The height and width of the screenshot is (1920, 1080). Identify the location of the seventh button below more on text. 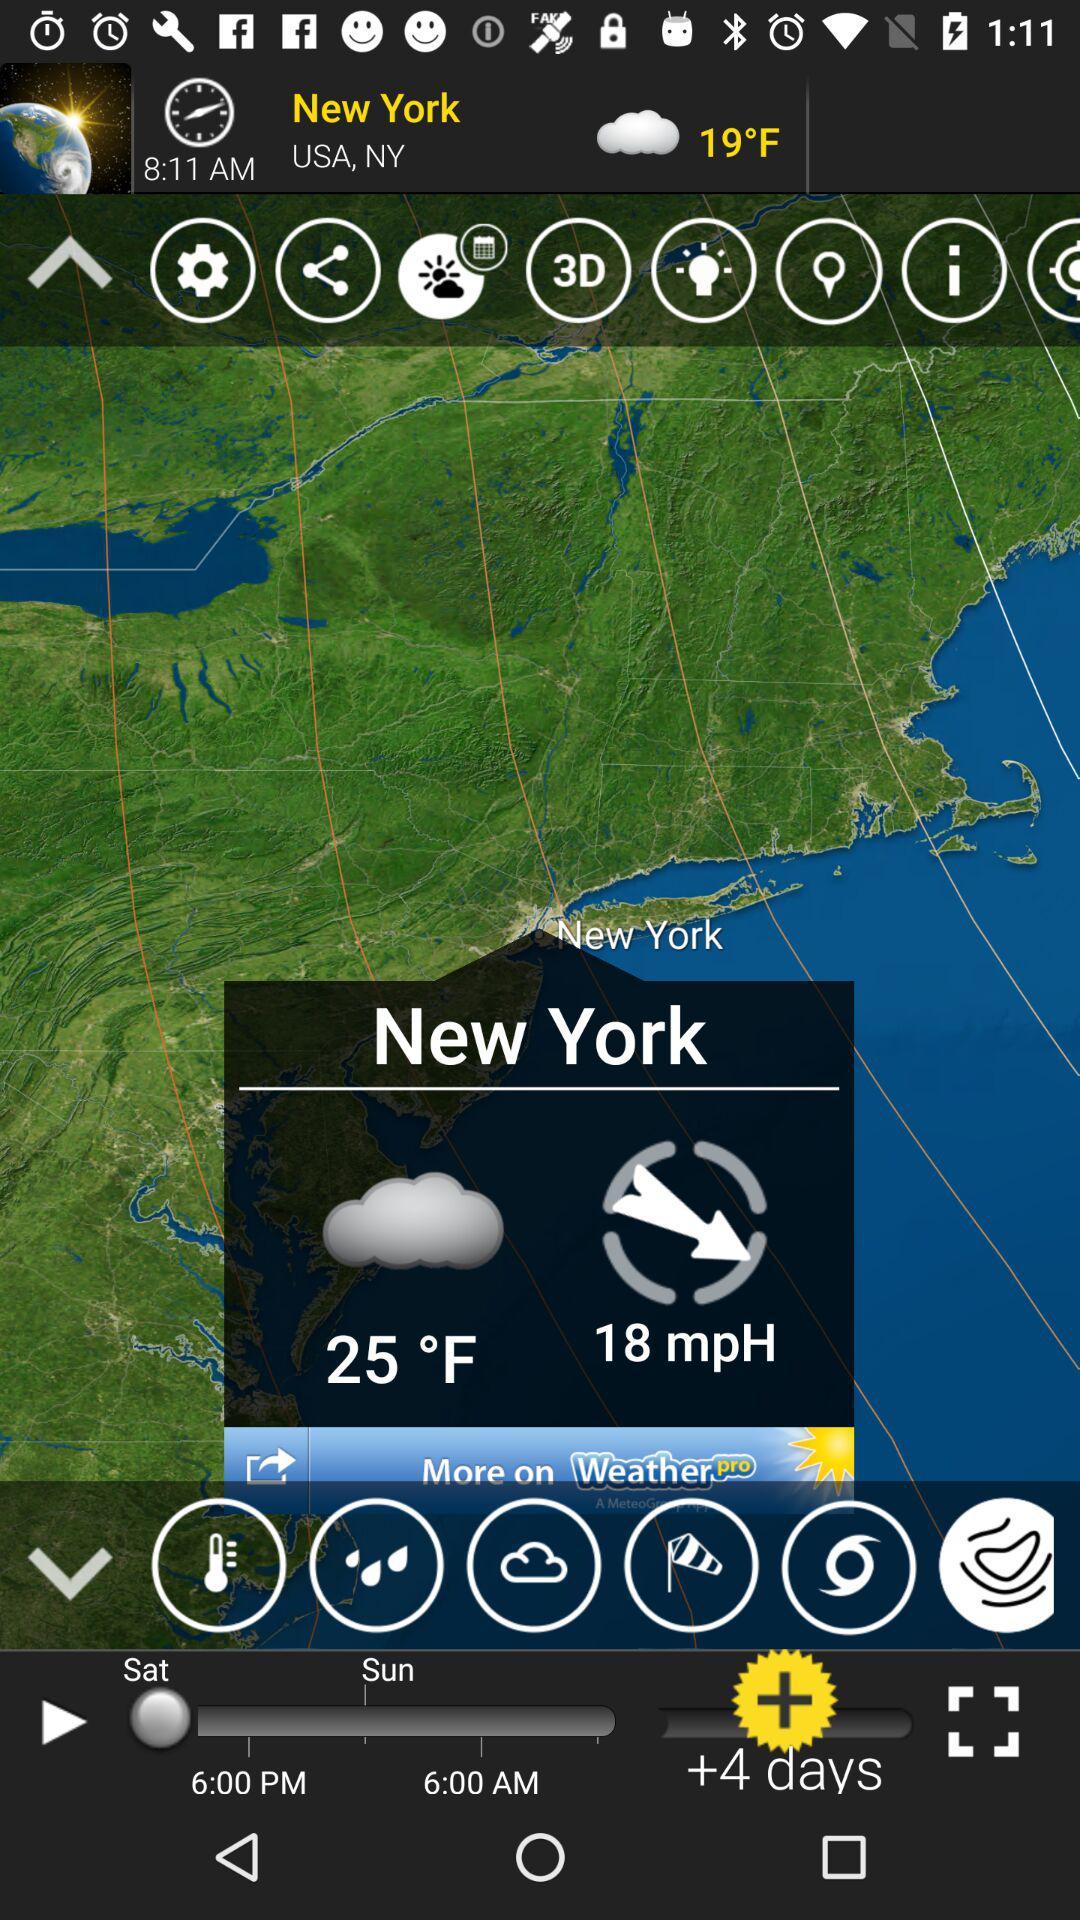
(991, 1564).